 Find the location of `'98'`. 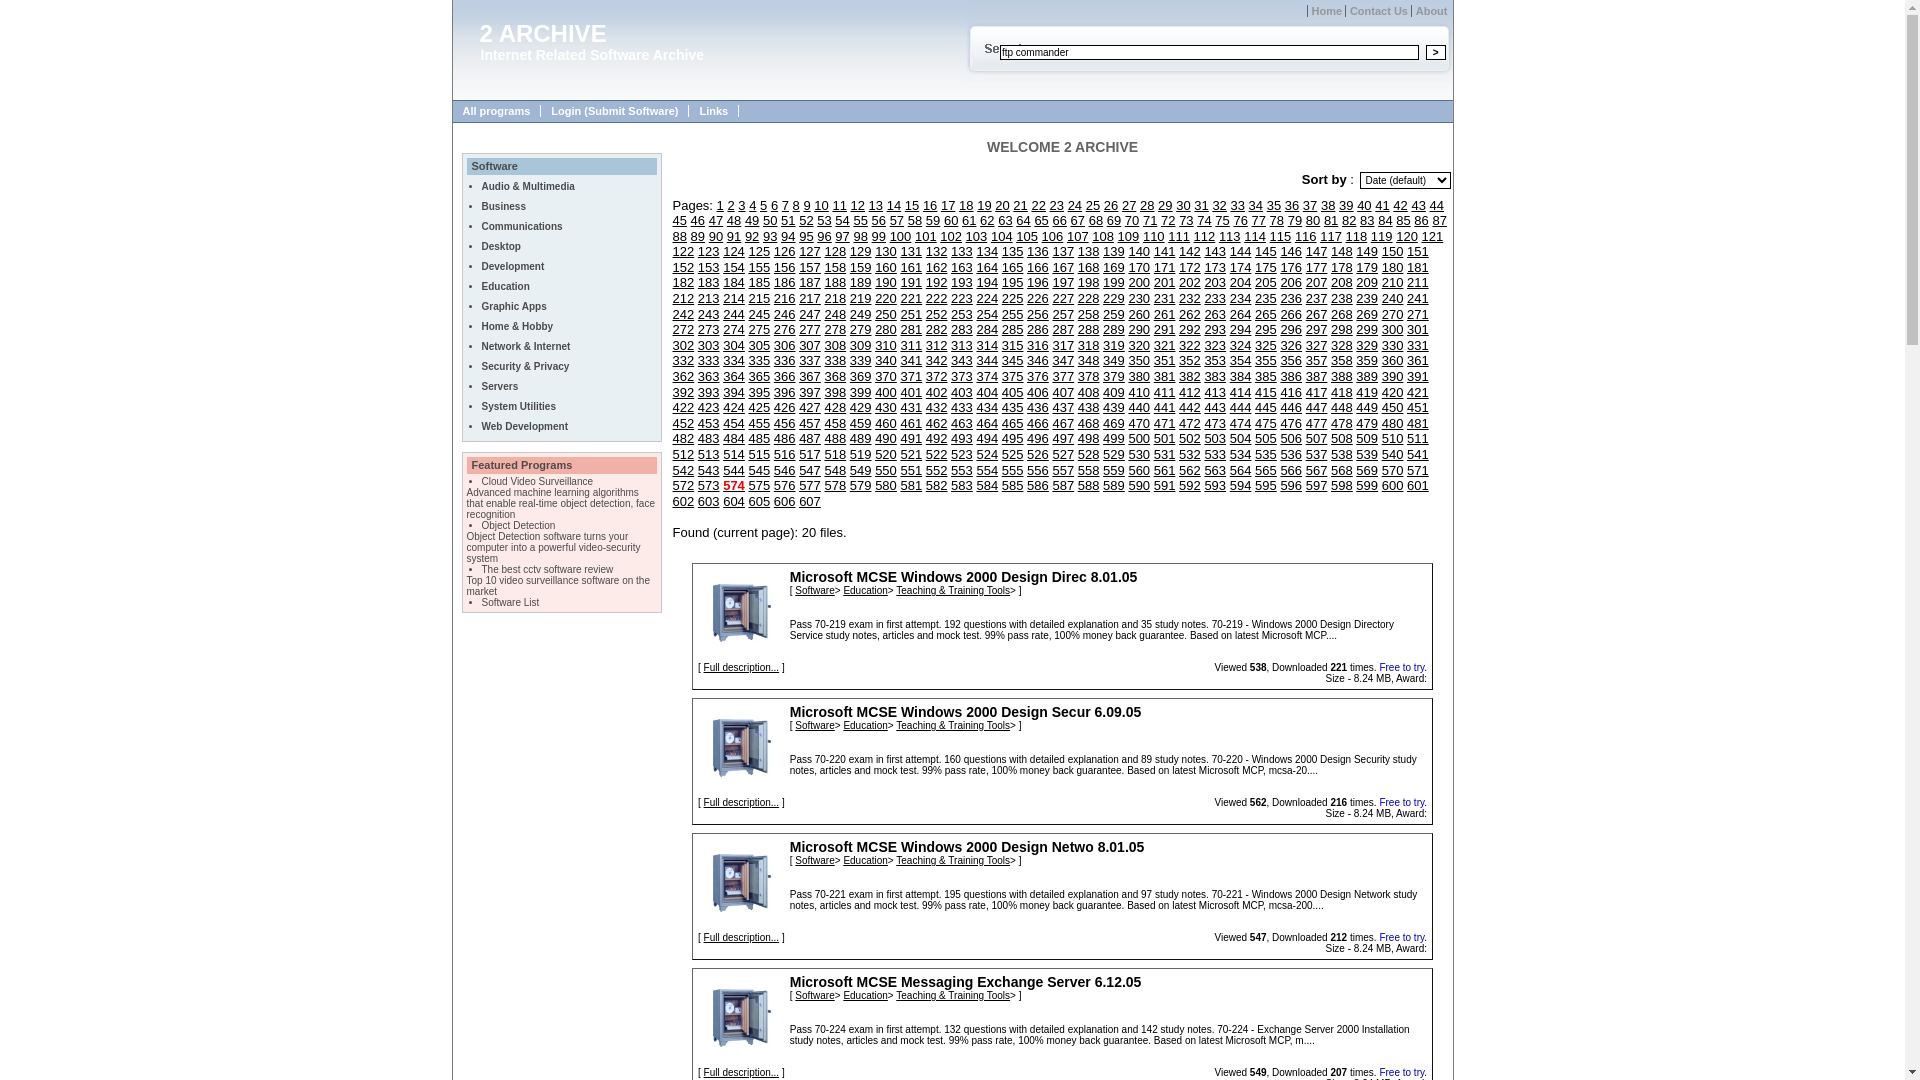

'98' is located at coordinates (859, 235).